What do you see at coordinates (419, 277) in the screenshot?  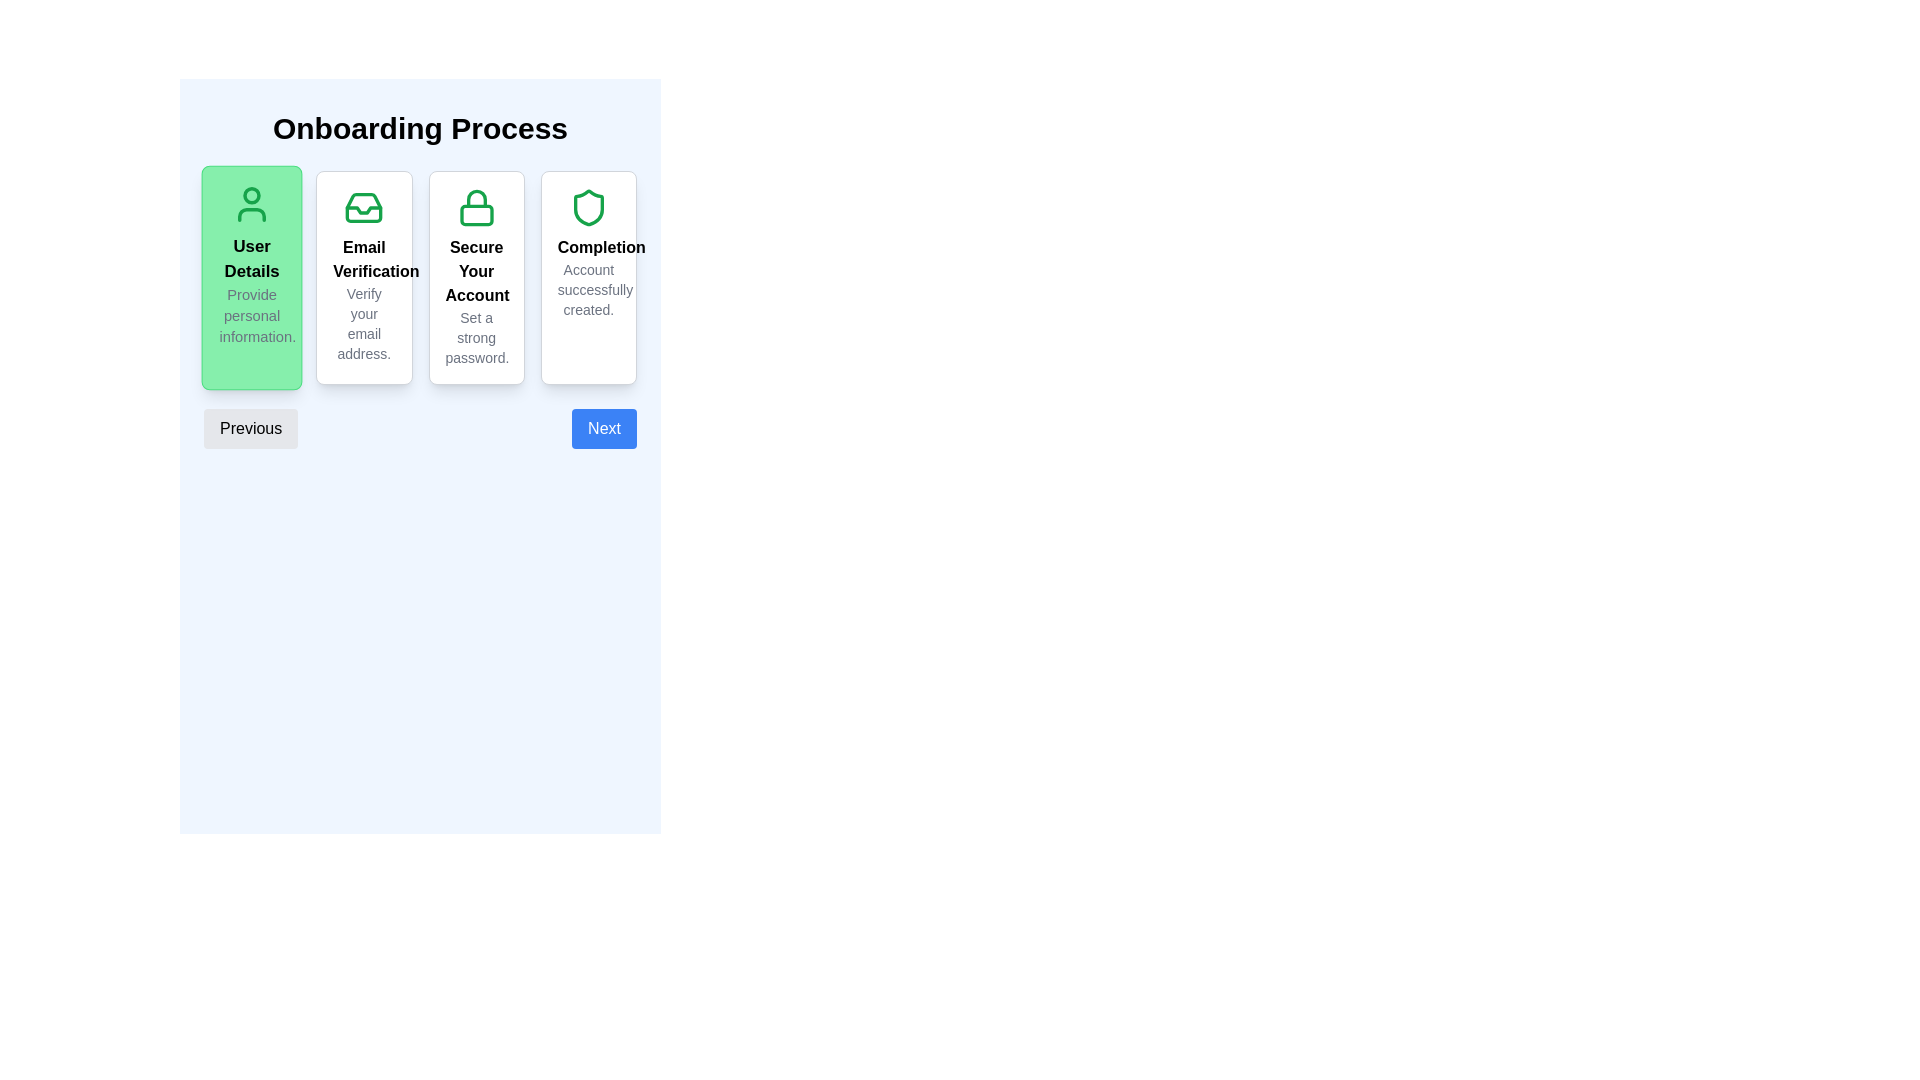 I see `the 'Email Verification' informational card, which is the second card from the left in a row of four cards, featuring a green border and an envelope icon at the top, to interact with its area` at bounding box center [419, 277].